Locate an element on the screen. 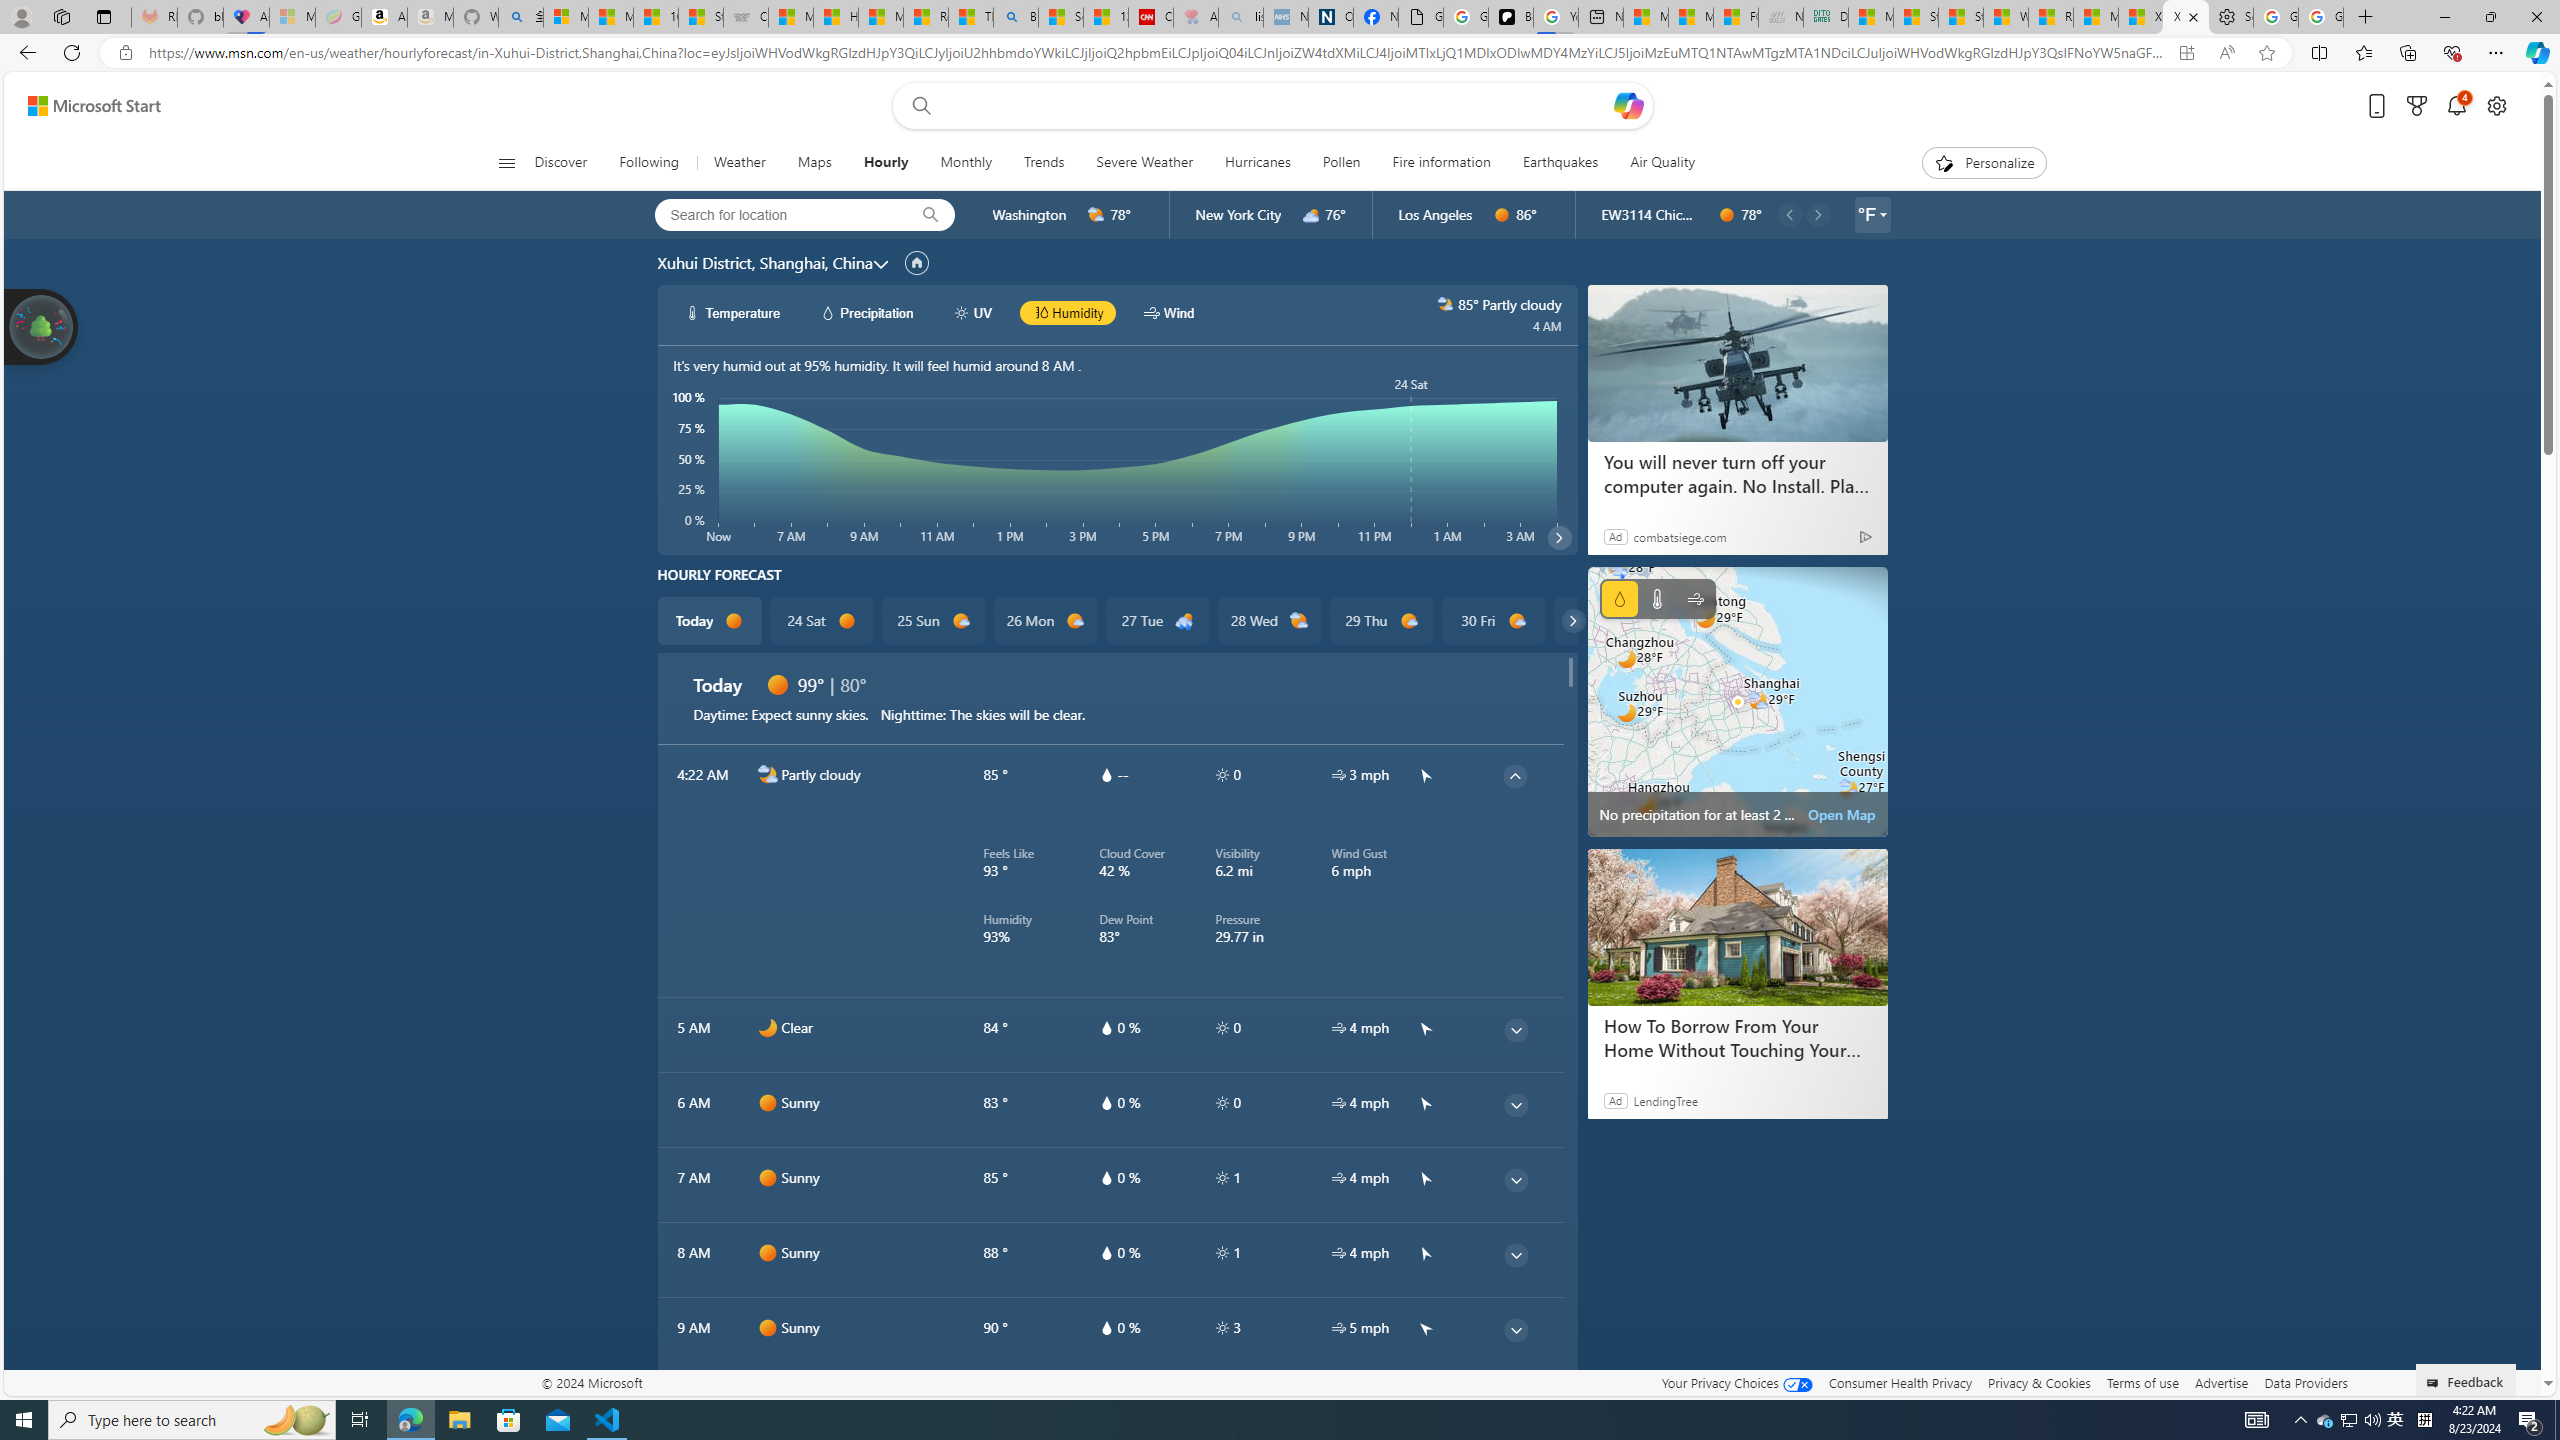 The image size is (2560, 1440). 'Arthritis: Ask Health Professionals - Sleeping' is located at coordinates (1194, 16).